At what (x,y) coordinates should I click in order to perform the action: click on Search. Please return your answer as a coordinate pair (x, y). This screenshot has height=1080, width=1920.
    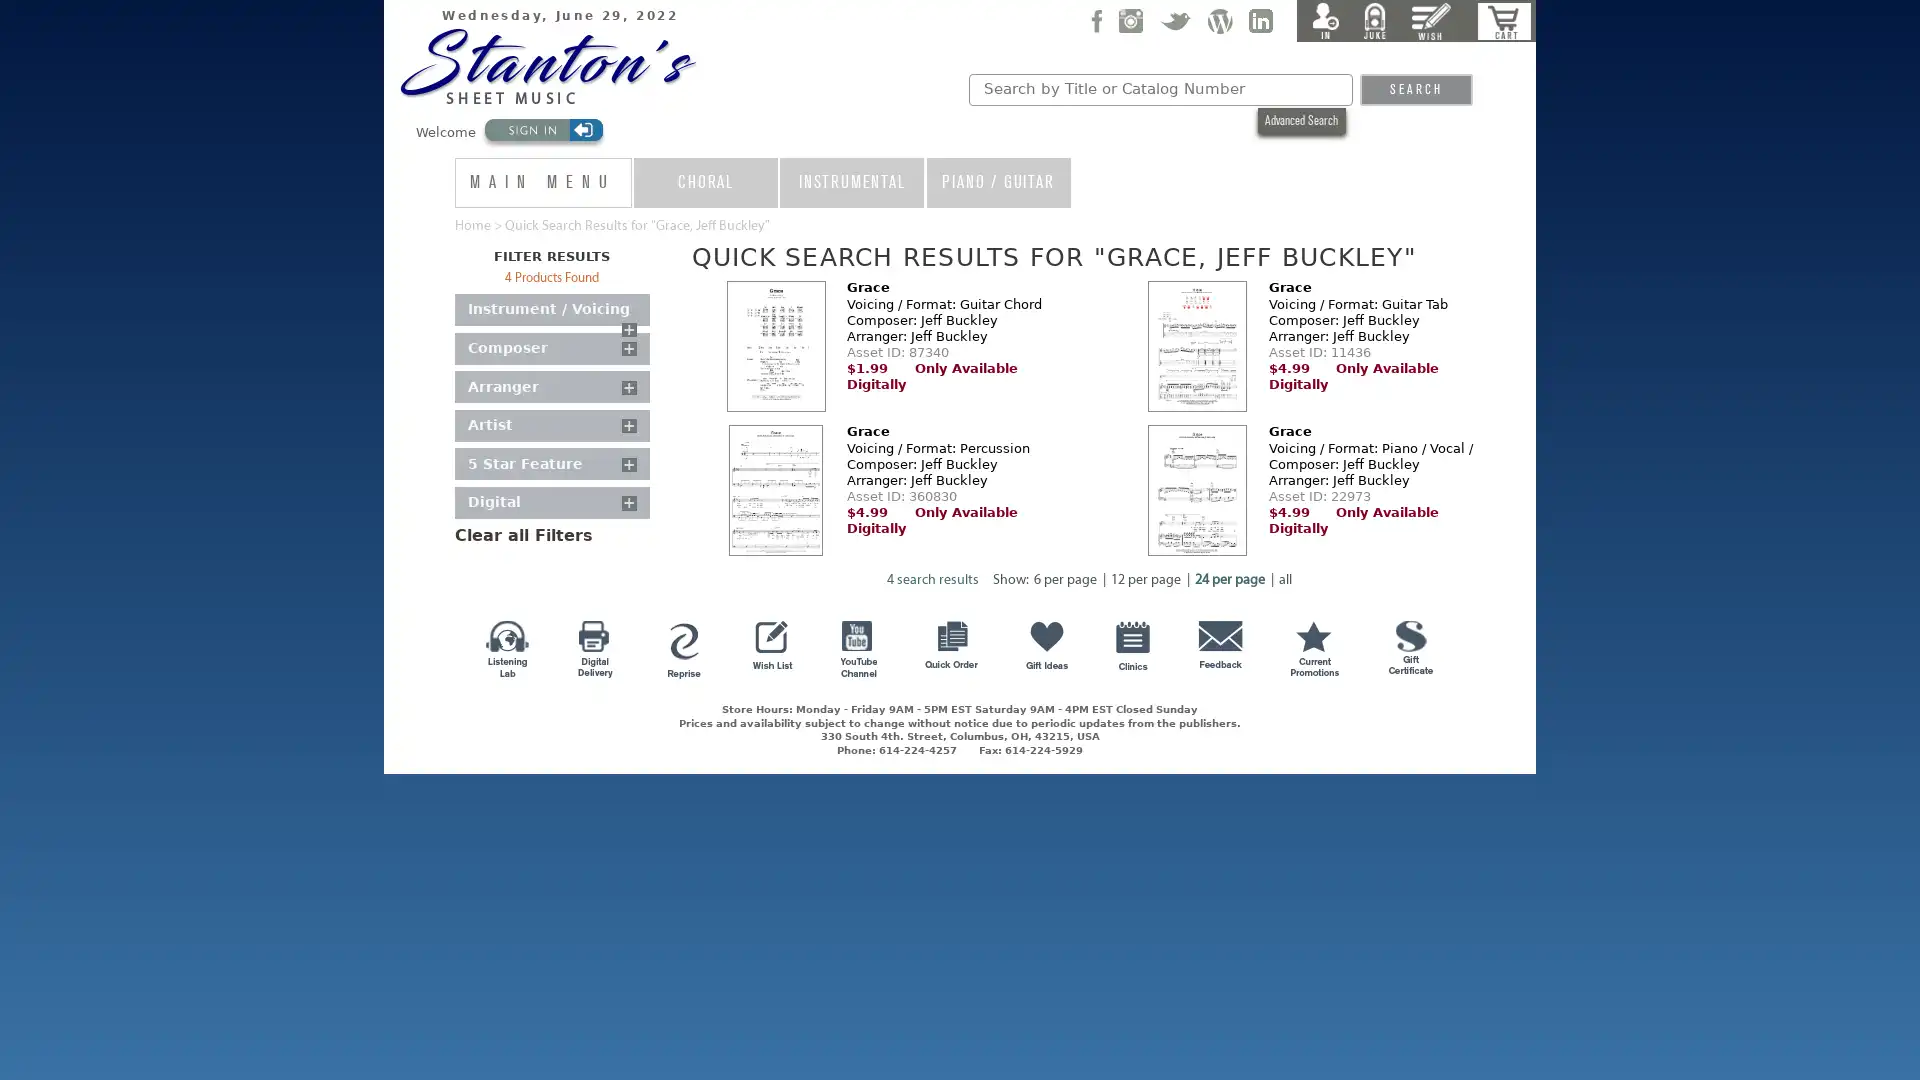
    Looking at the image, I should click on (1414, 88).